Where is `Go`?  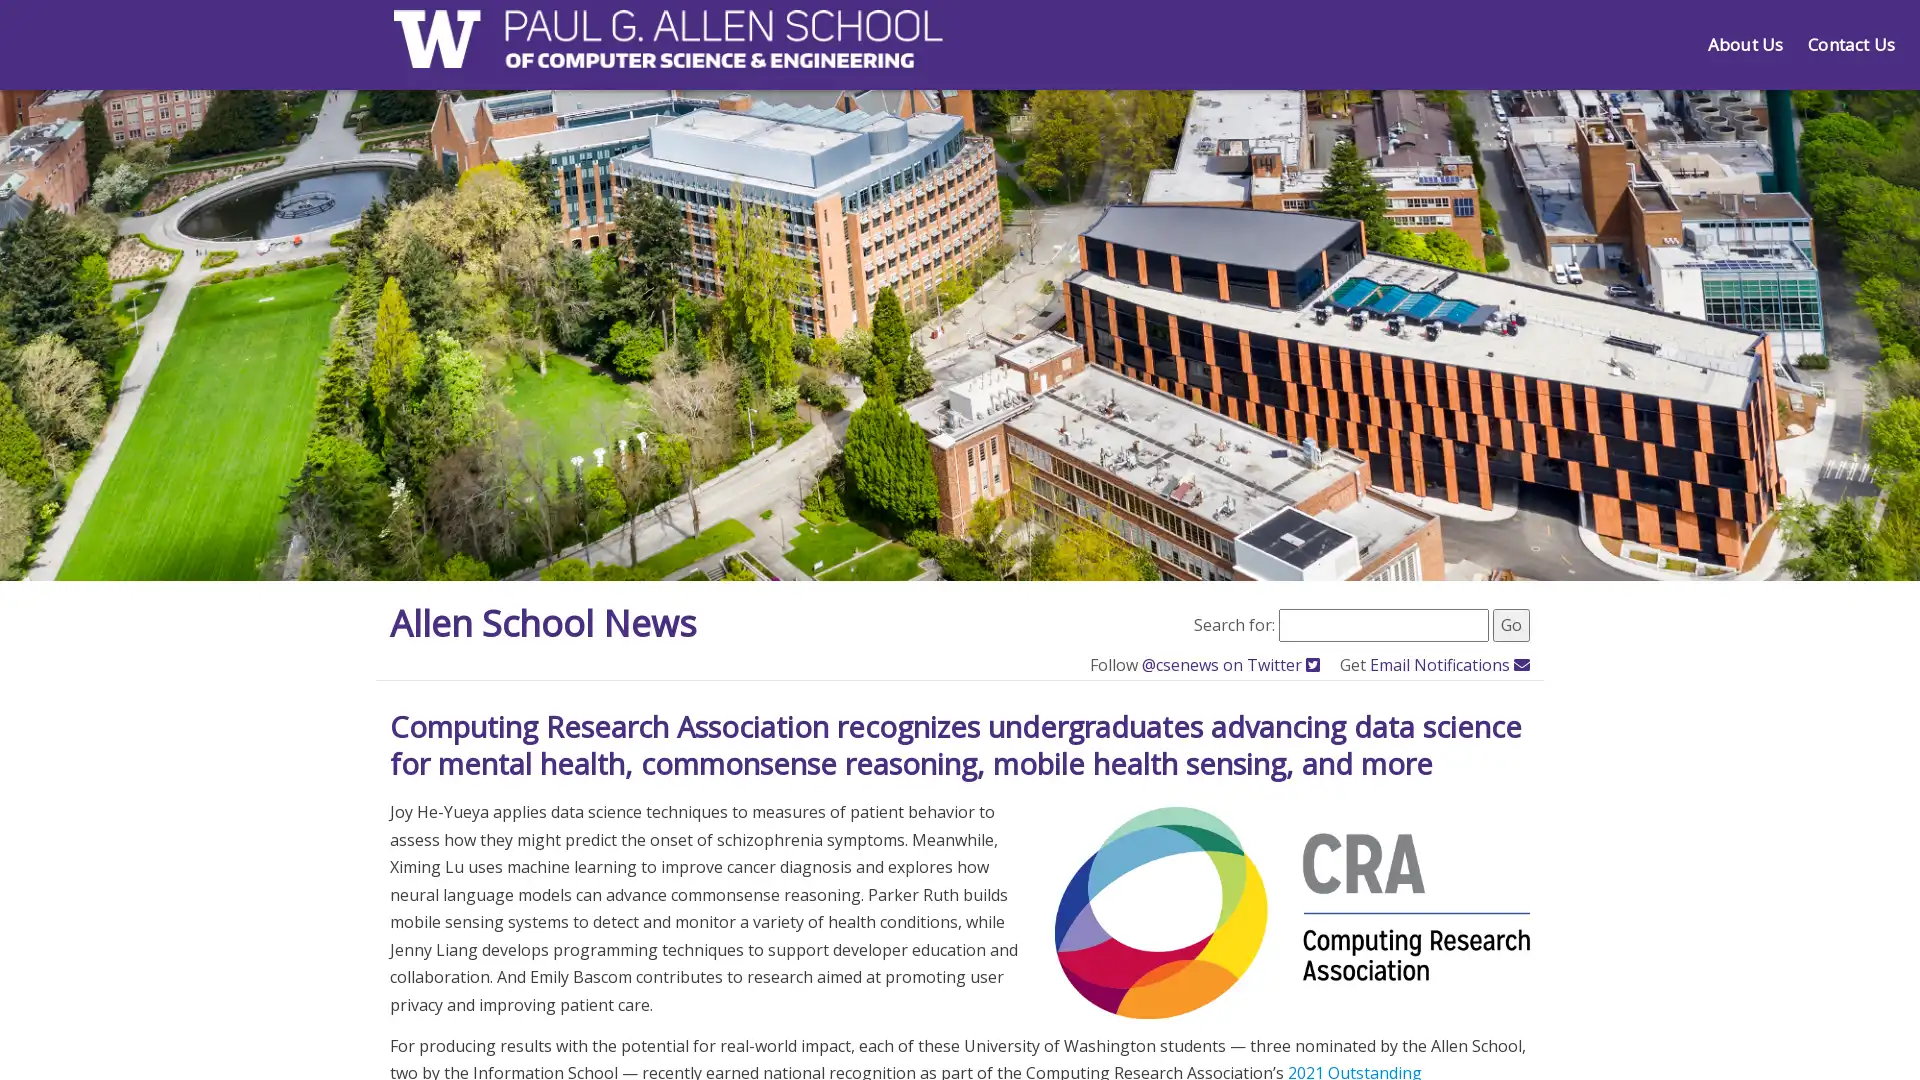
Go is located at coordinates (1511, 623).